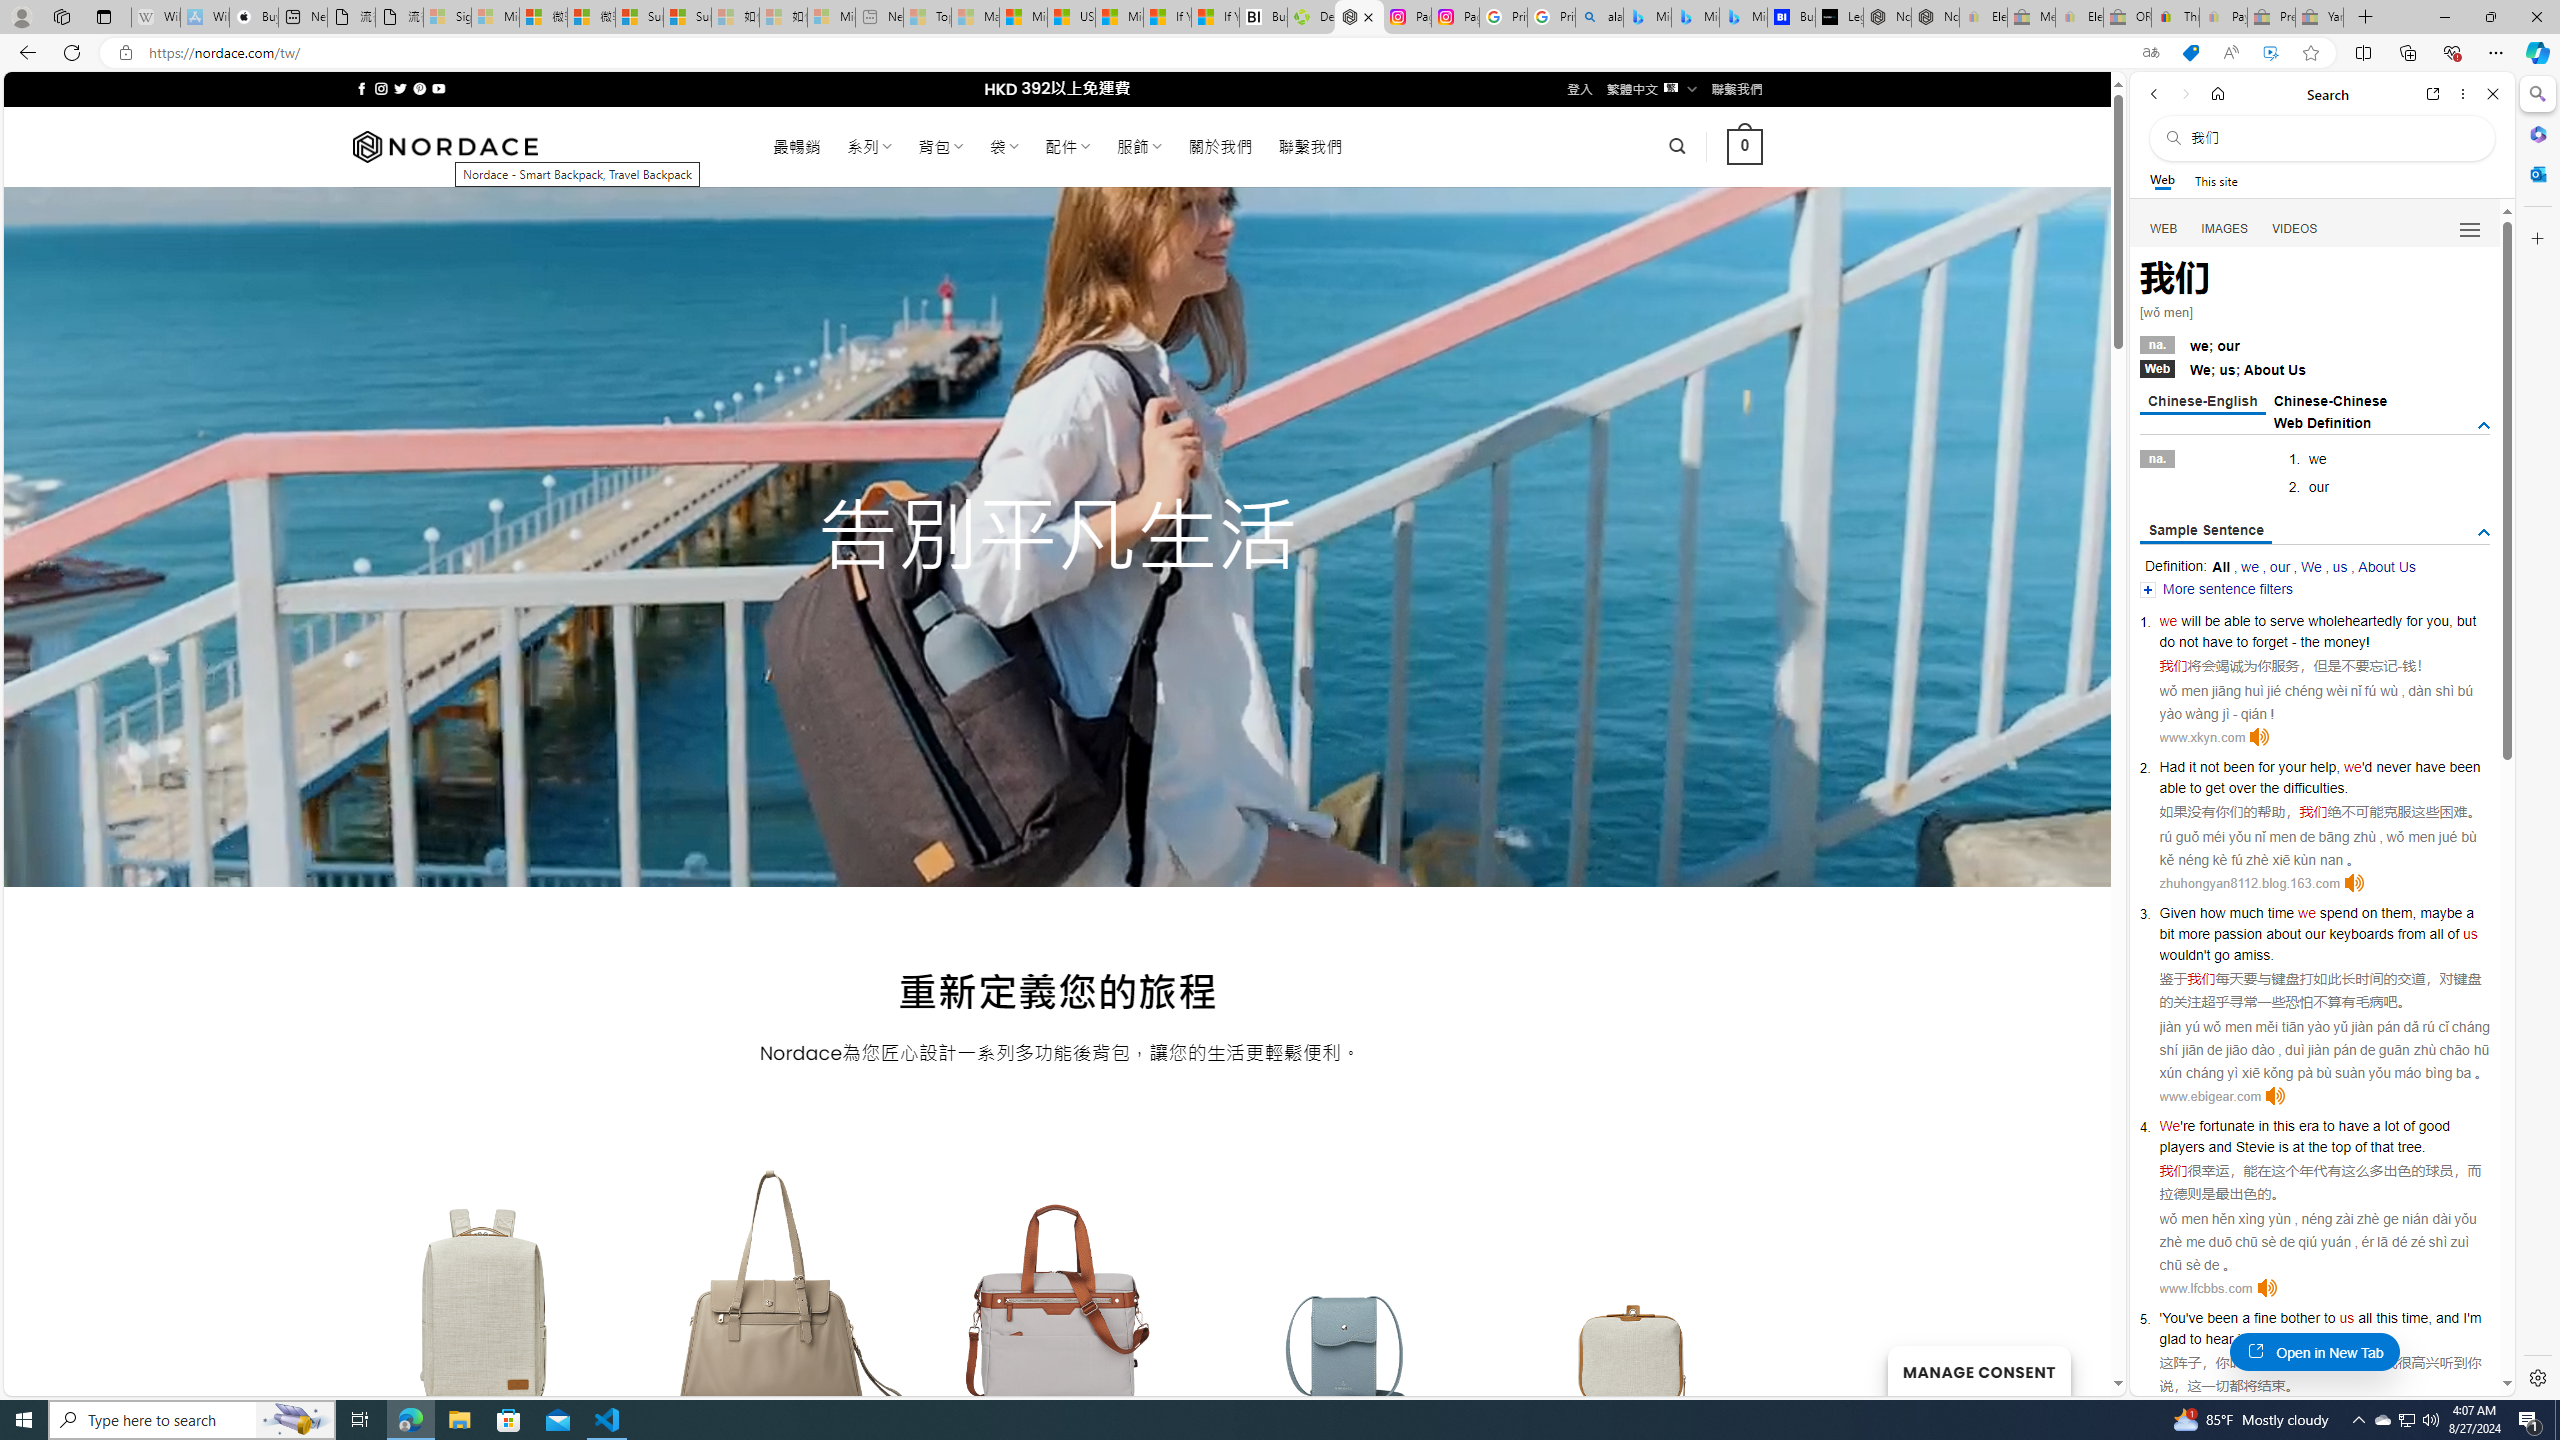  What do you see at coordinates (2323, 421) in the screenshot?
I see `'Web Definition'` at bounding box center [2323, 421].